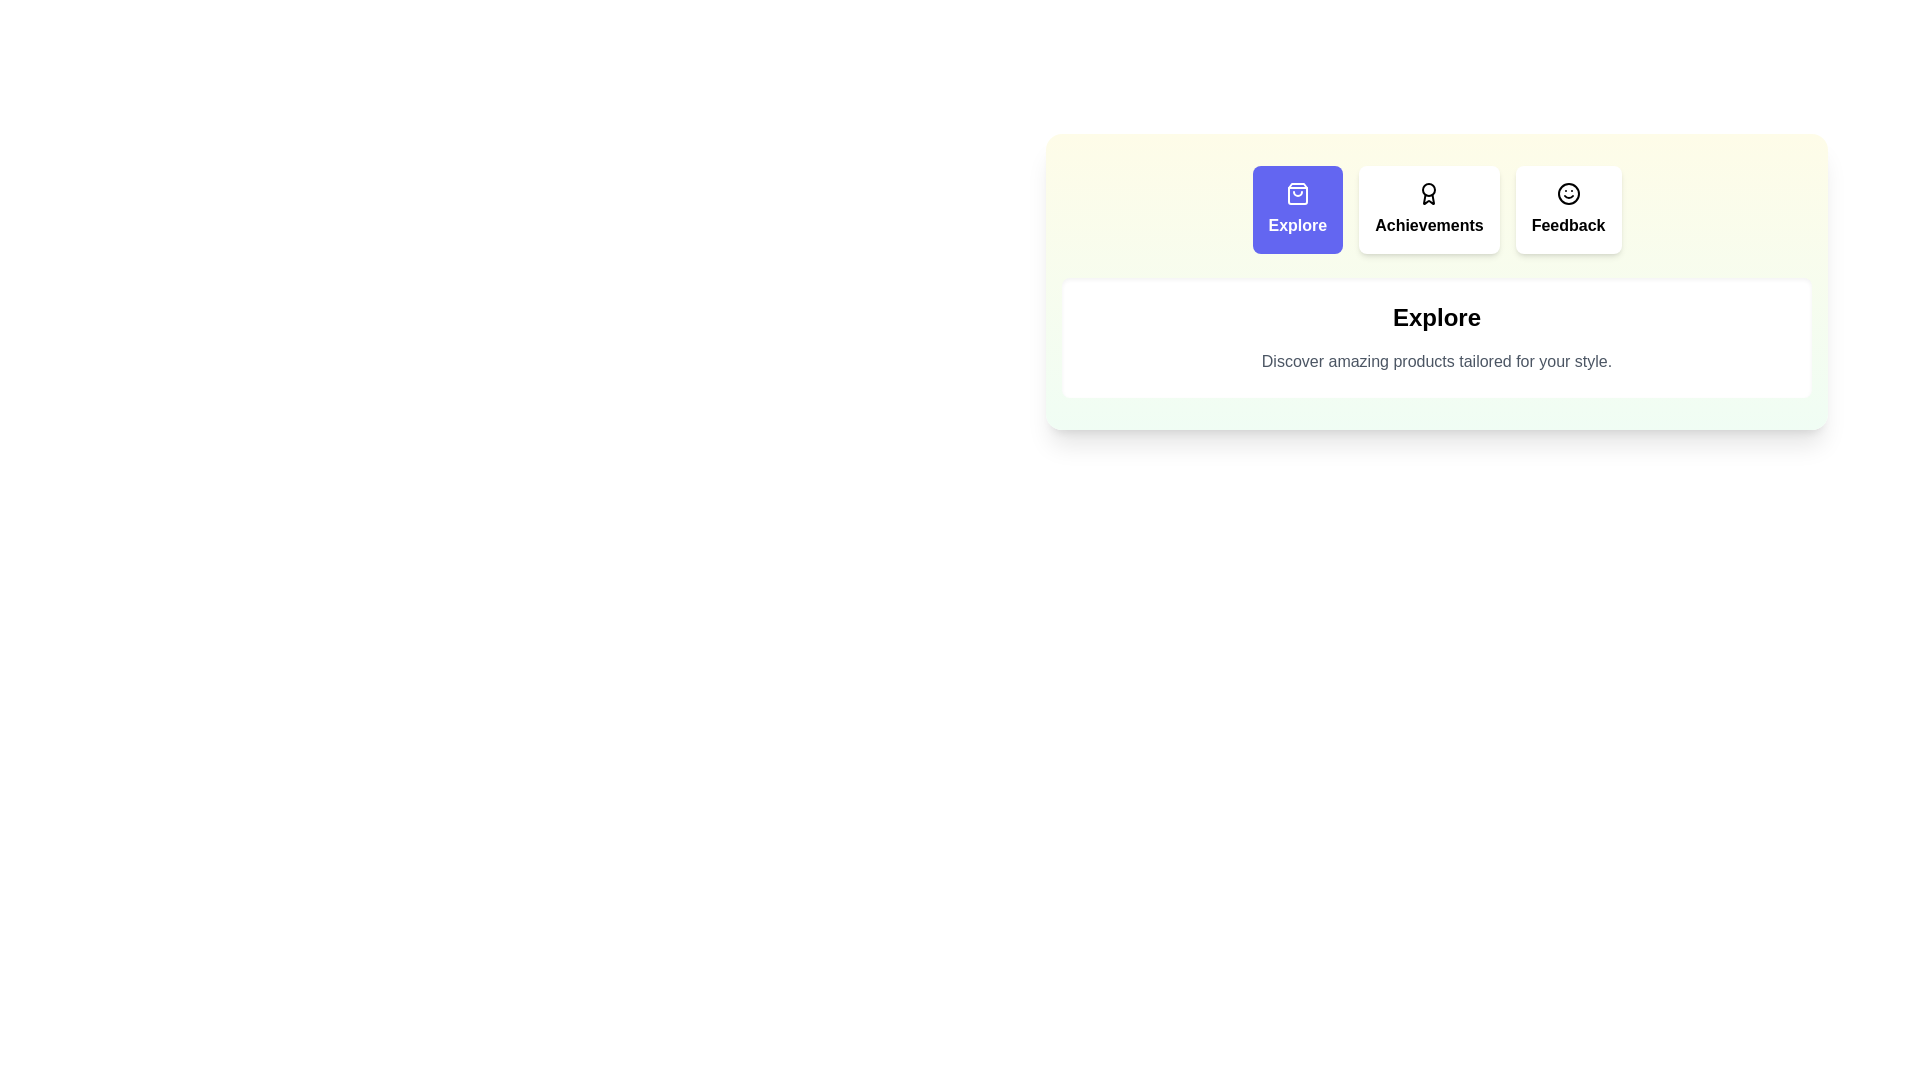 The width and height of the screenshot is (1920, 1080). Describe the element at coordinates (1296, 209) in the screenshot. I see `the Explore tab by clicking on its respective title or icon` at that location.